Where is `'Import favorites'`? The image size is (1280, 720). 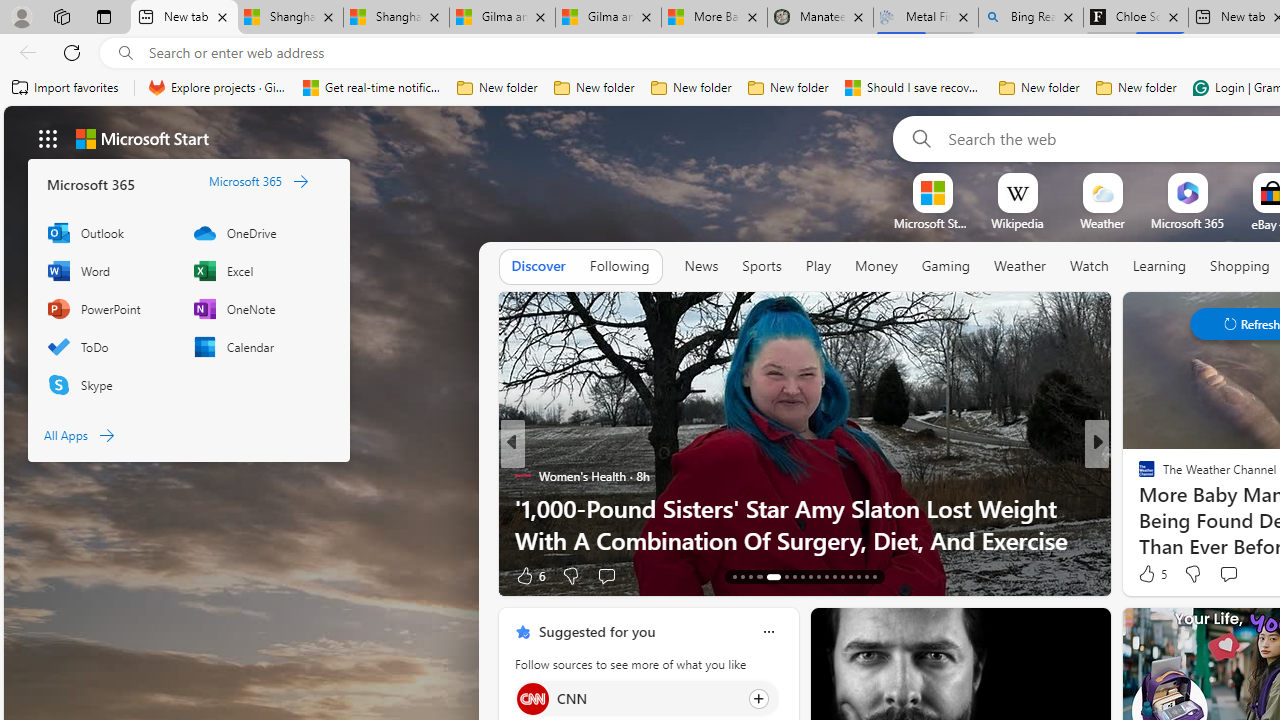 'Import favorites' is located at coordinates (65, 87).